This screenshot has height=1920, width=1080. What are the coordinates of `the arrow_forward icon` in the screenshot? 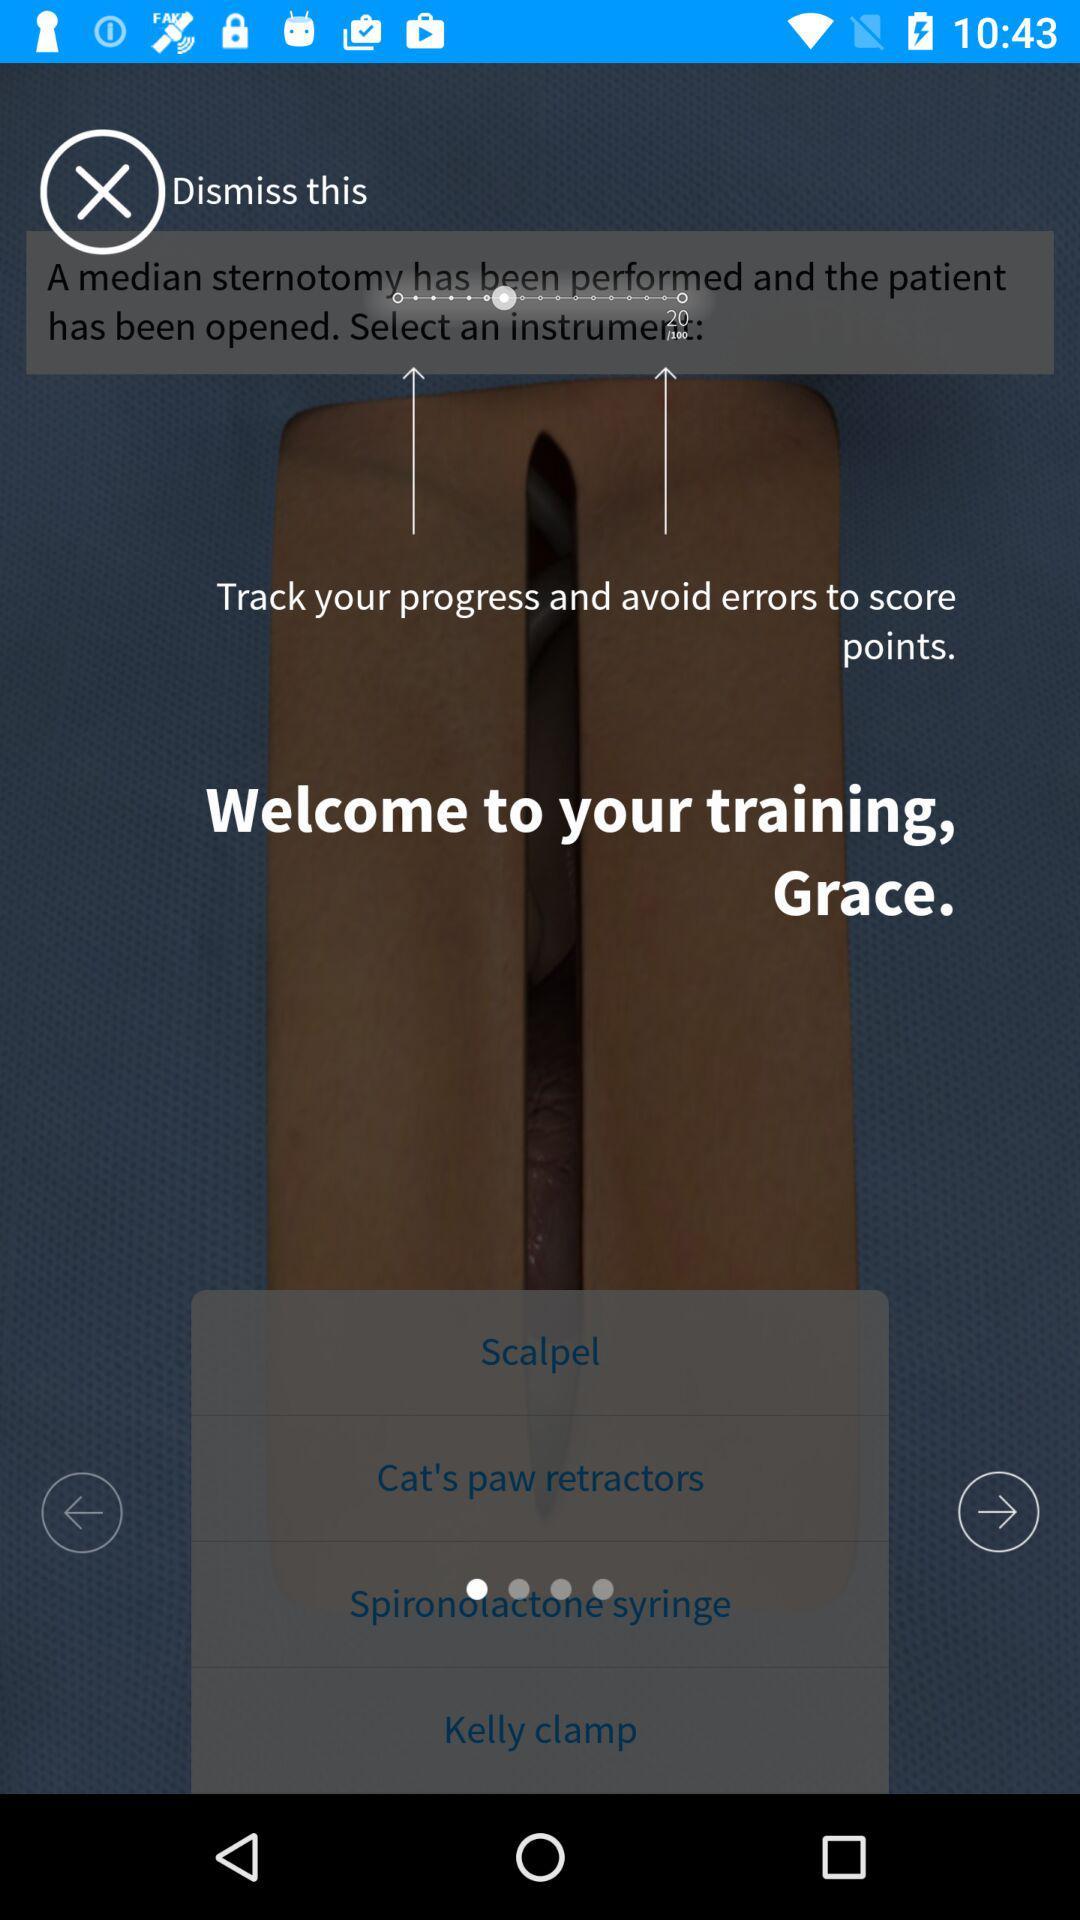 It's located at (998, 1512).